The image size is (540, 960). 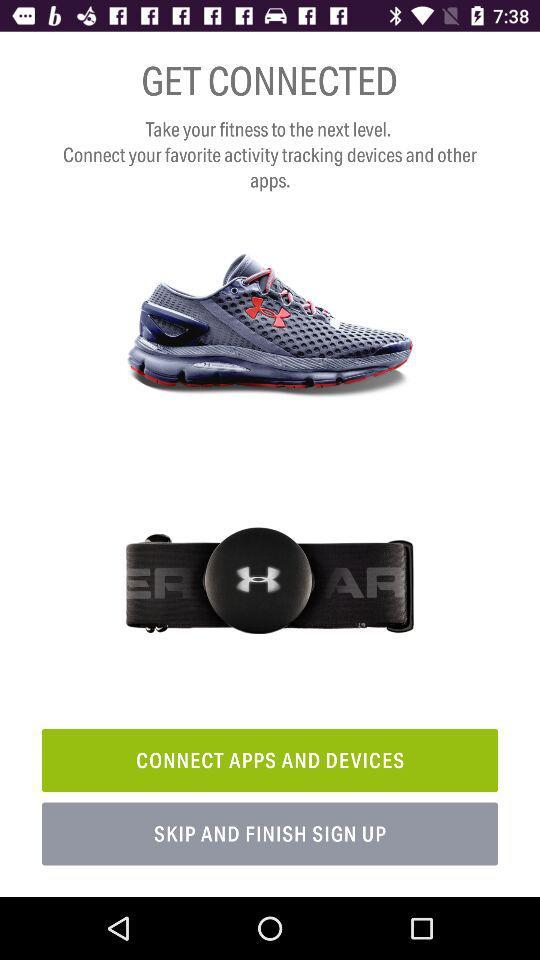 I want to click on the icon below the connect apps and icon, so click(x=270, y=834).